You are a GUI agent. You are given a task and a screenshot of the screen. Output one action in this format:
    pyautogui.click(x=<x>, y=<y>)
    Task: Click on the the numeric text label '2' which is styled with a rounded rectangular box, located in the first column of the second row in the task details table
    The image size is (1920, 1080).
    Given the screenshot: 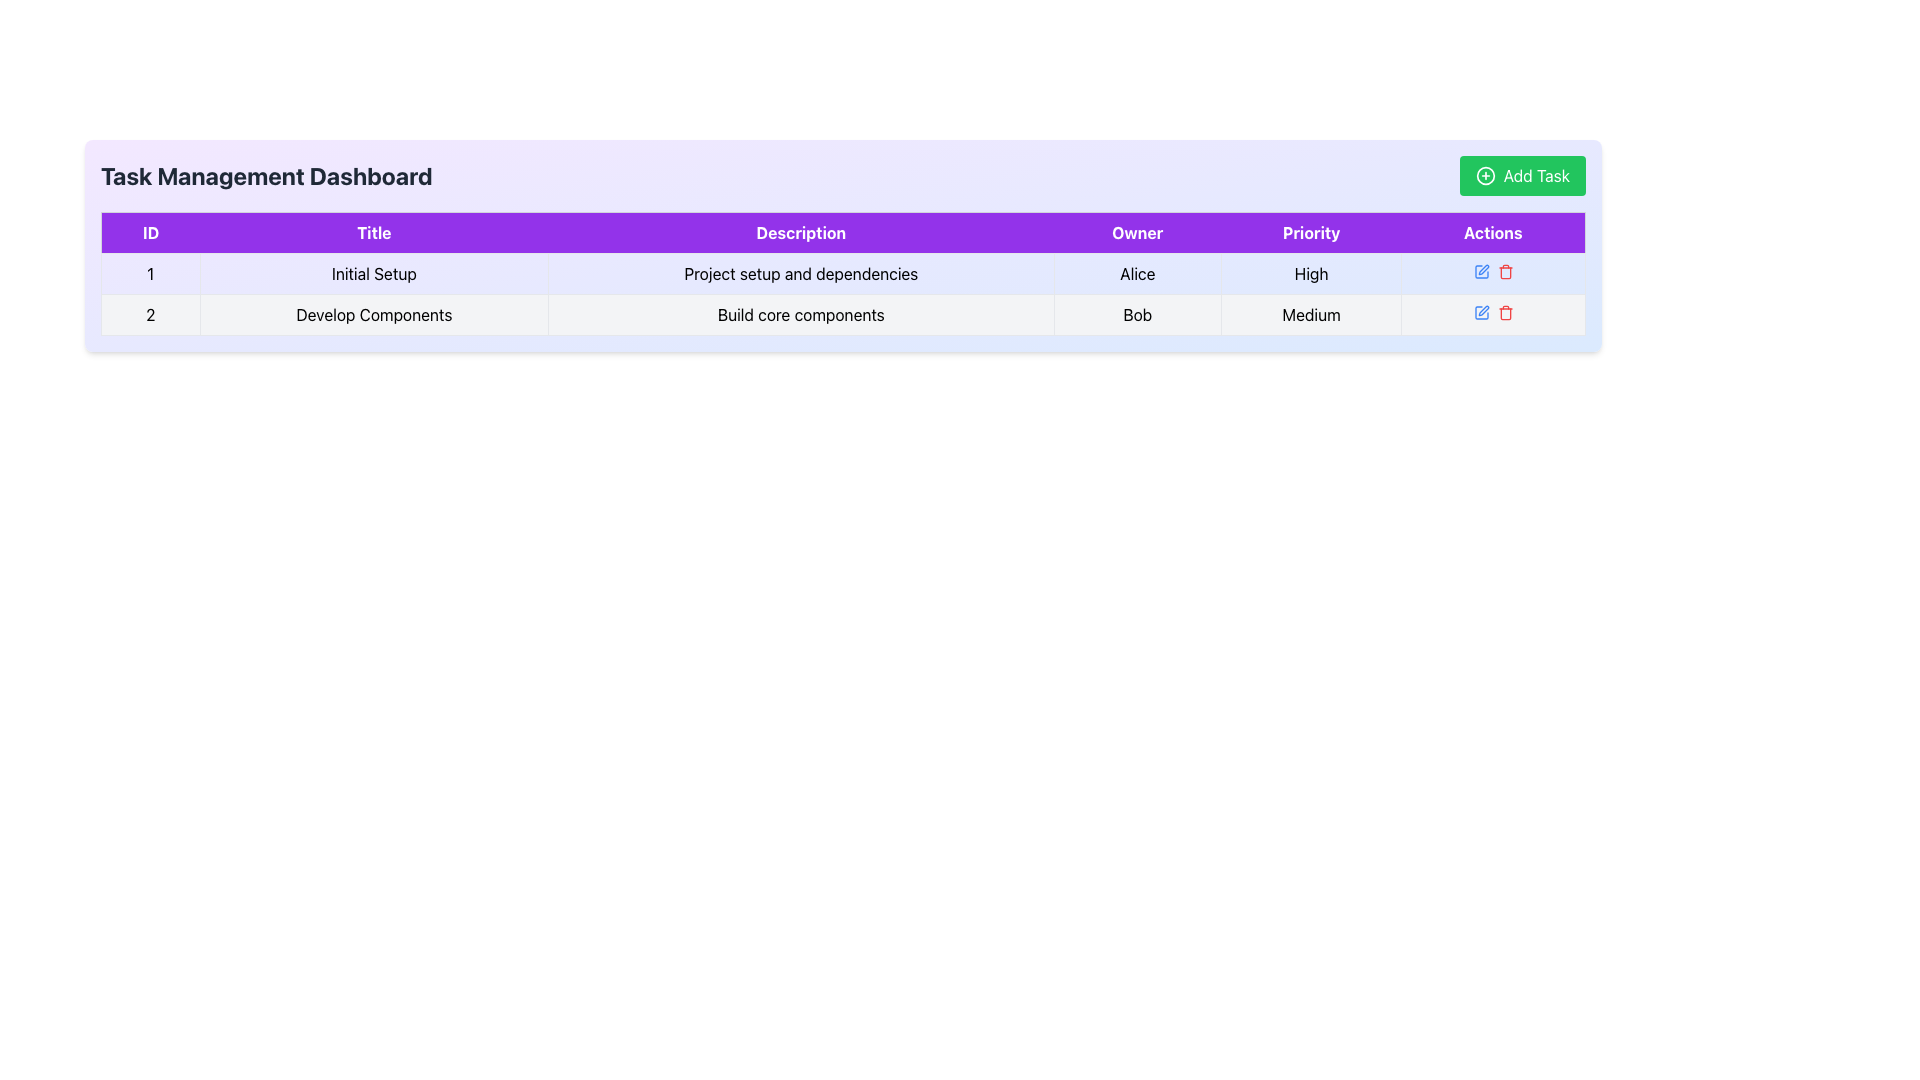 What is the action you would take?
    pyautogui.click(x=149, y=315)
    